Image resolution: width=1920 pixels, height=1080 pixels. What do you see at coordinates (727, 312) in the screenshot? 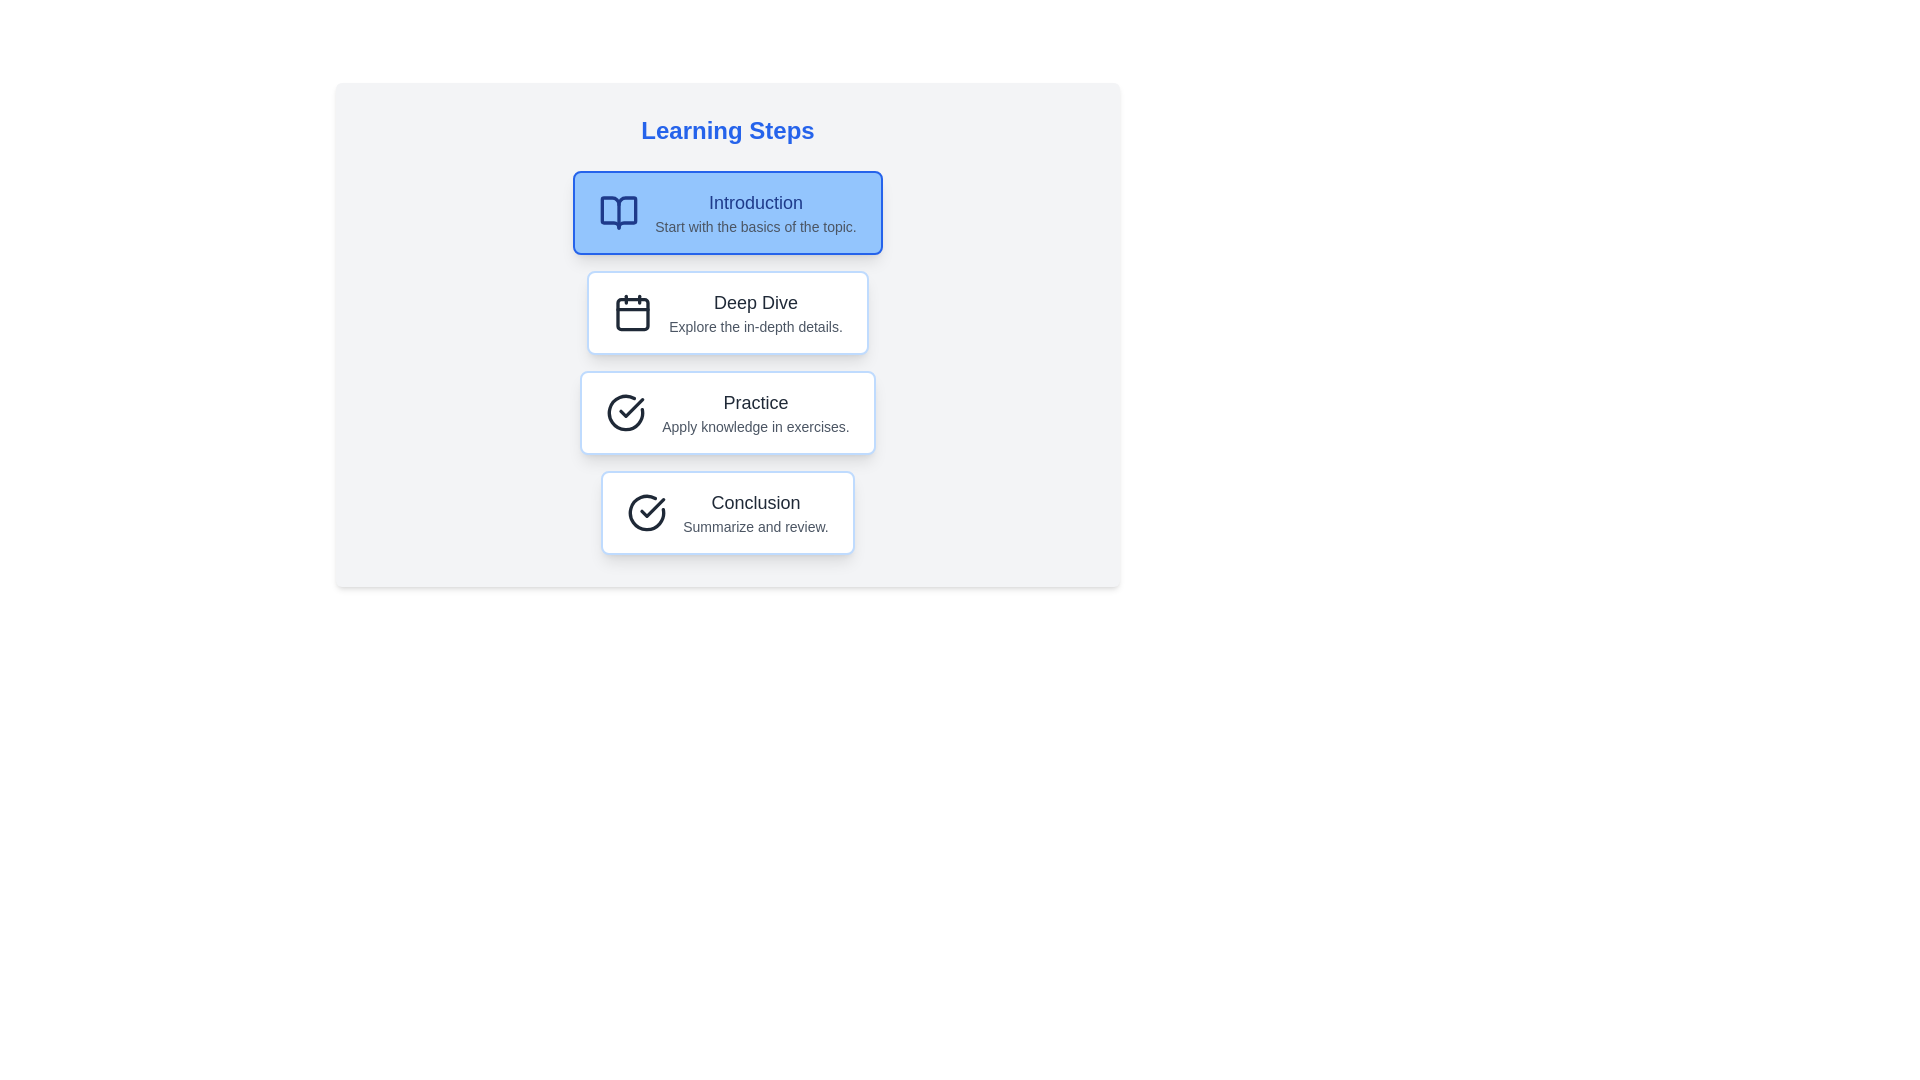
I see `the 'Deep Dive' button, which features a calendar icon and two lines of text` at bounding box center [727, 312].